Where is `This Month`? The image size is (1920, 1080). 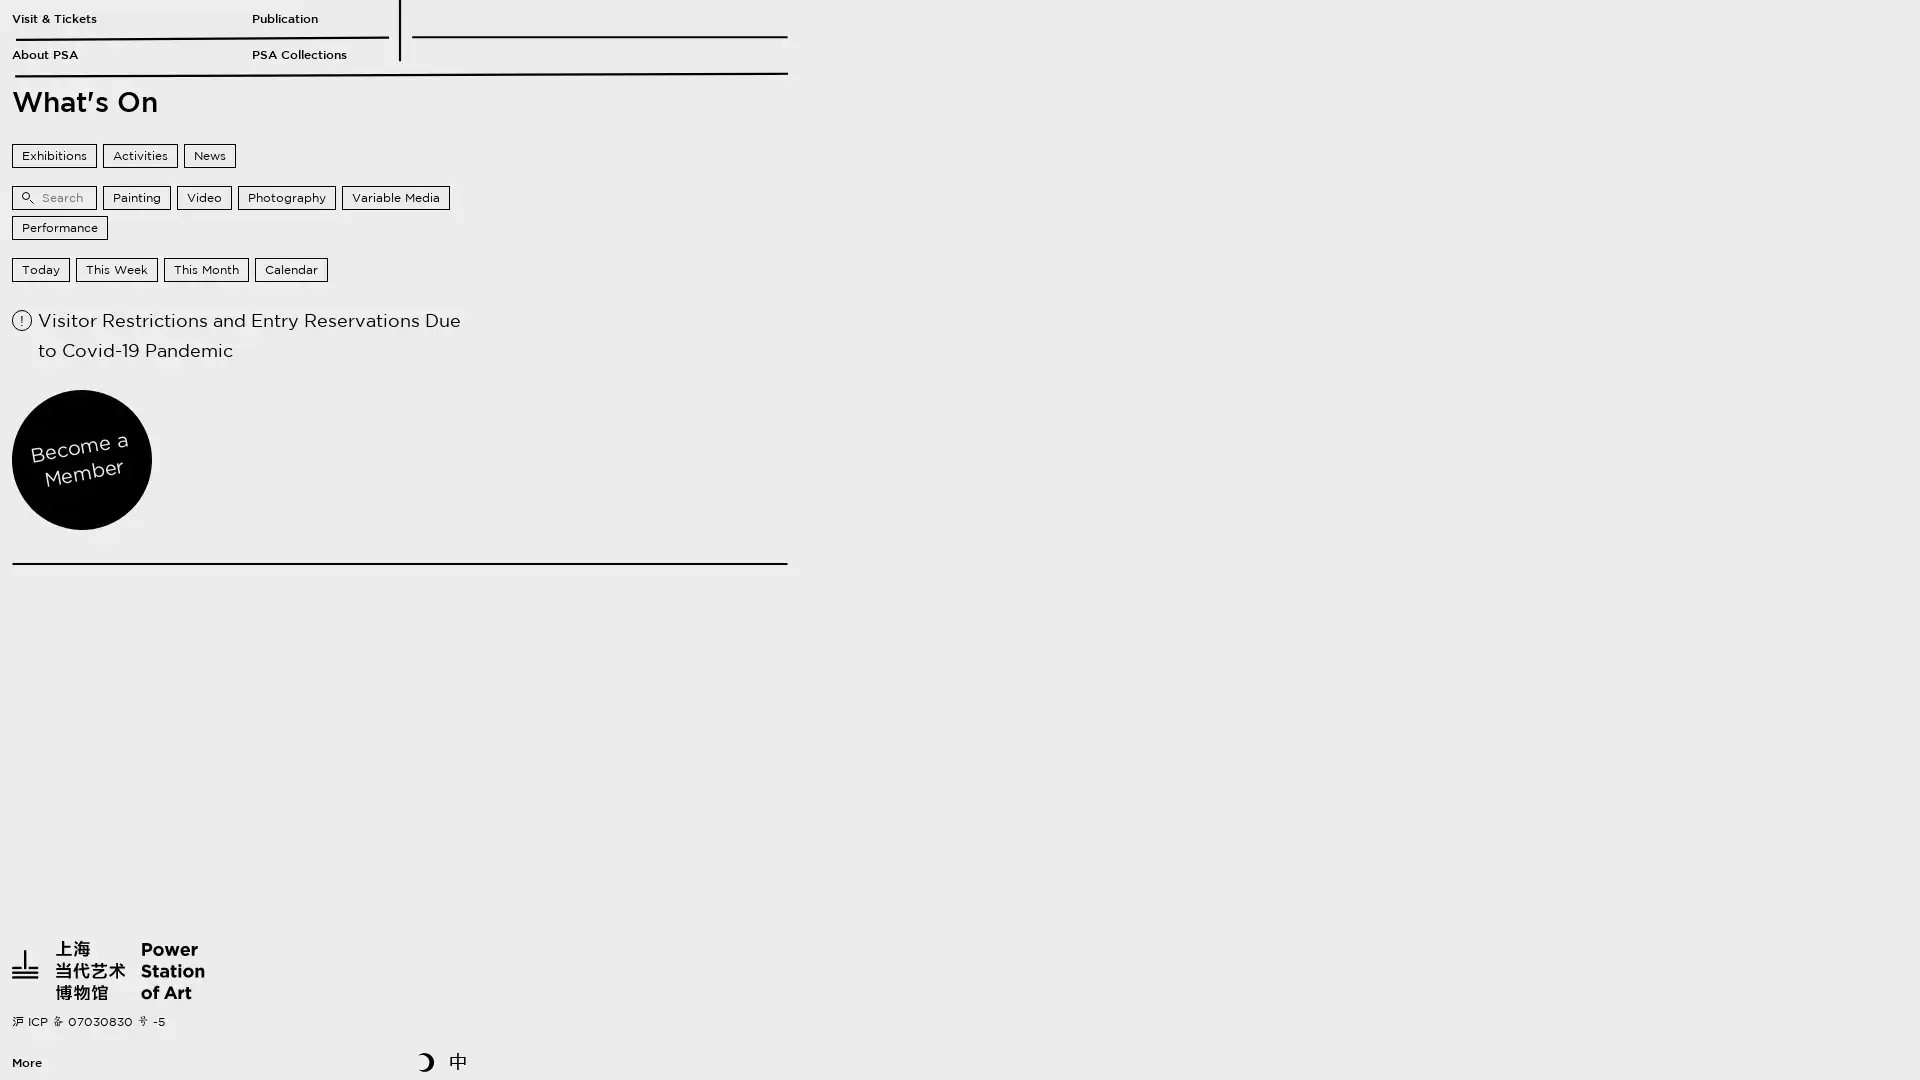
This Month is located at coordinates (206, 270).